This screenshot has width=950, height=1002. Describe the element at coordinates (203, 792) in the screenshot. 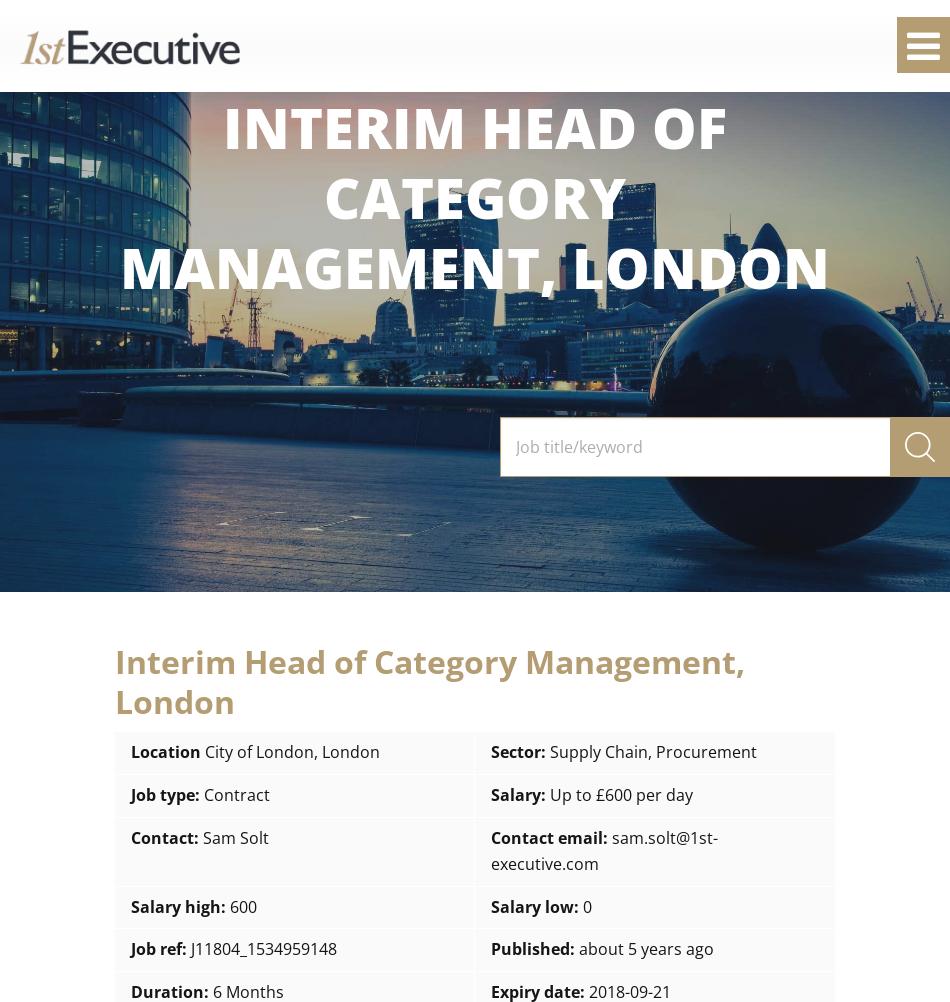

I see `'Contract'` at that location.